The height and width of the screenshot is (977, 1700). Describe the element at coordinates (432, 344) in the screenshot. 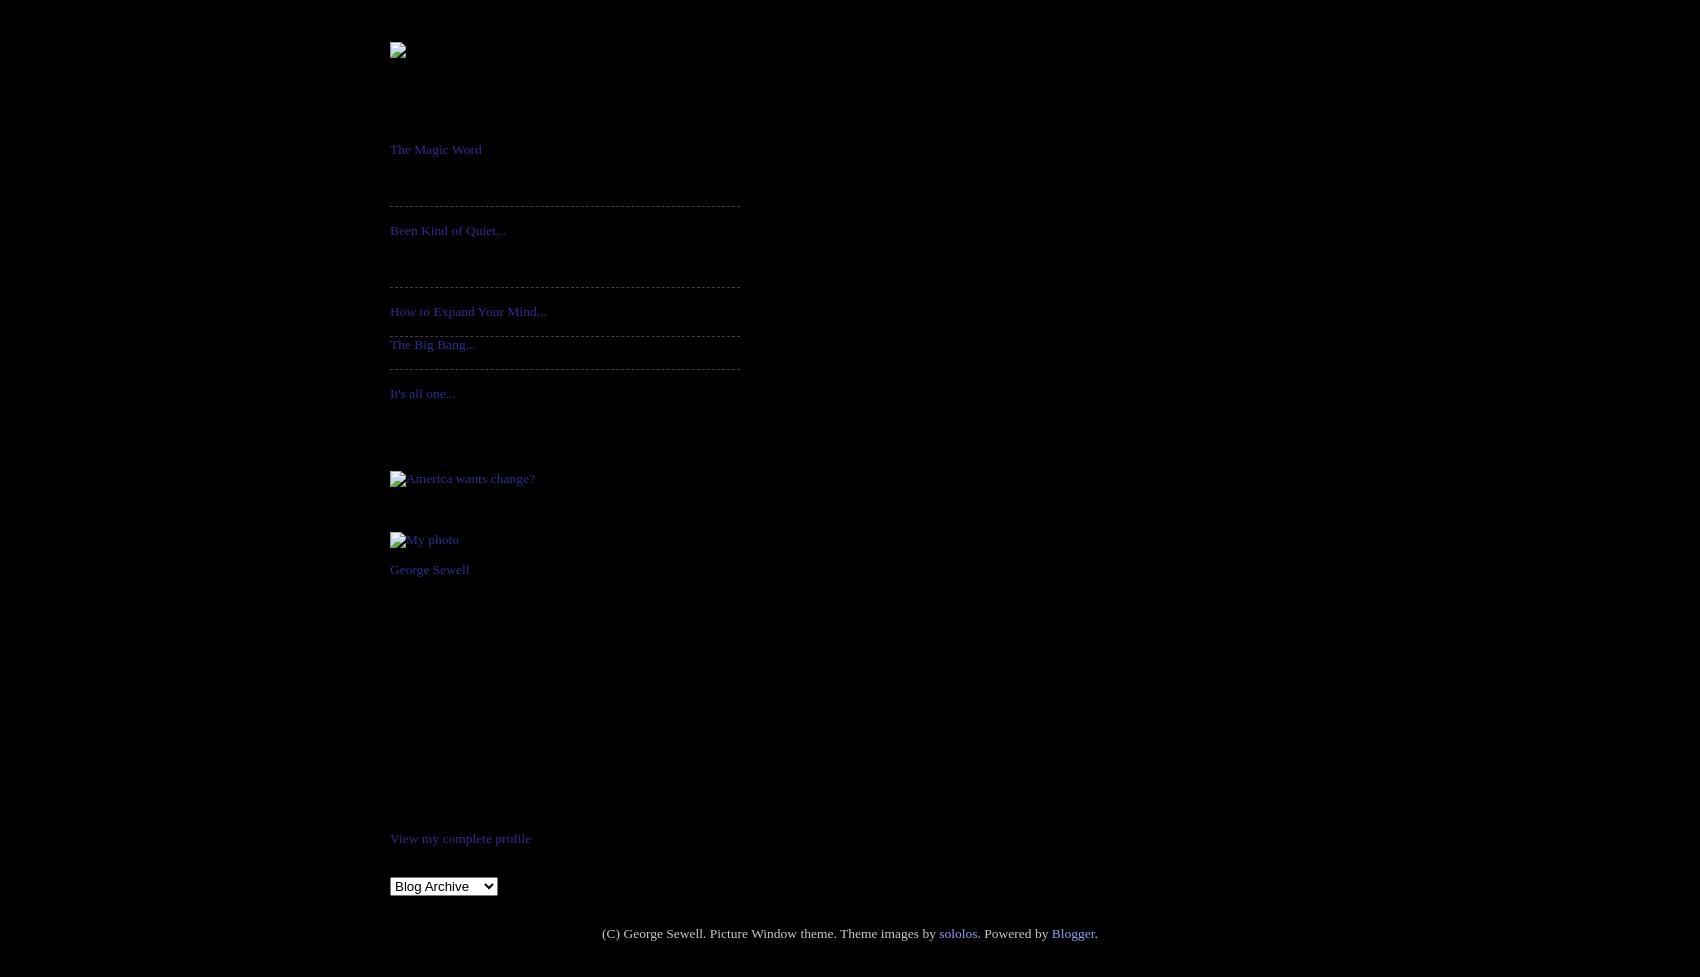

I see `'The Big Bang...'` at that location.